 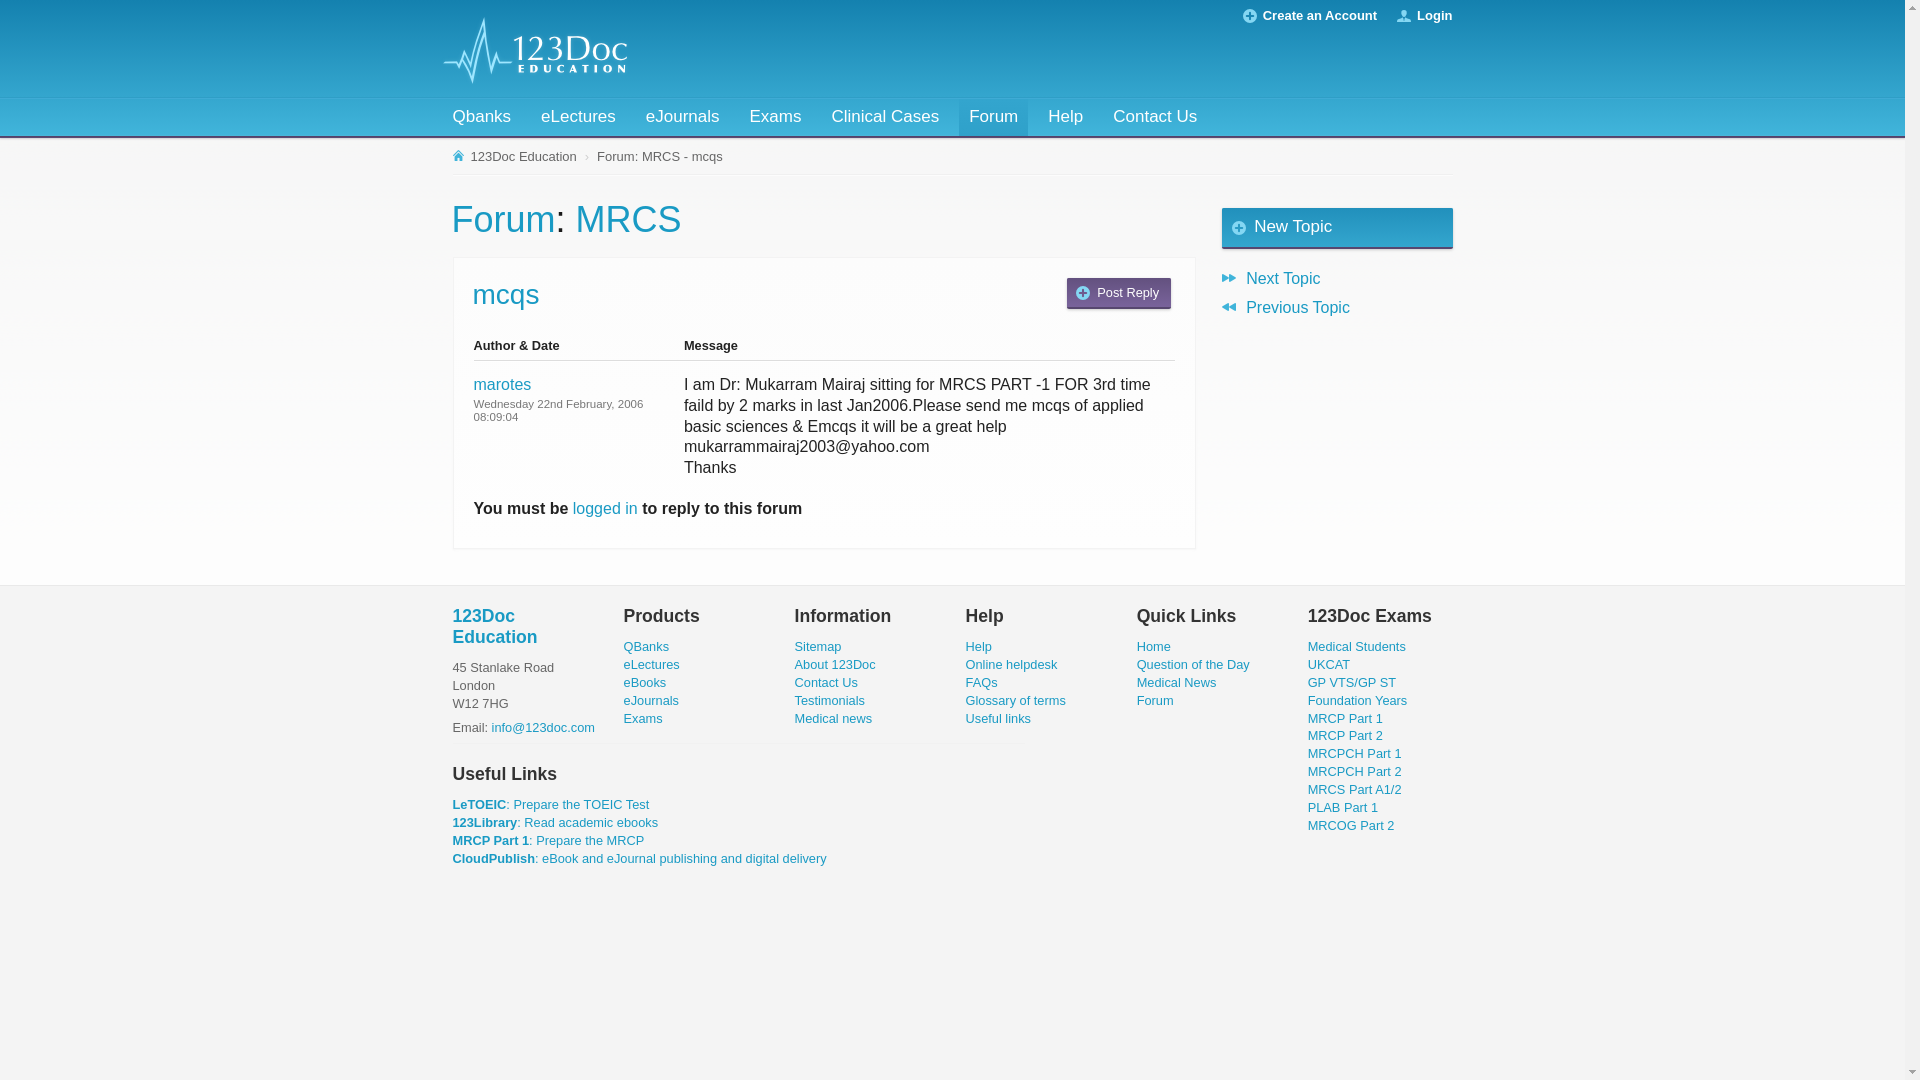 I want to click on 'Online helpdesk', so click(x=1012, y=664).